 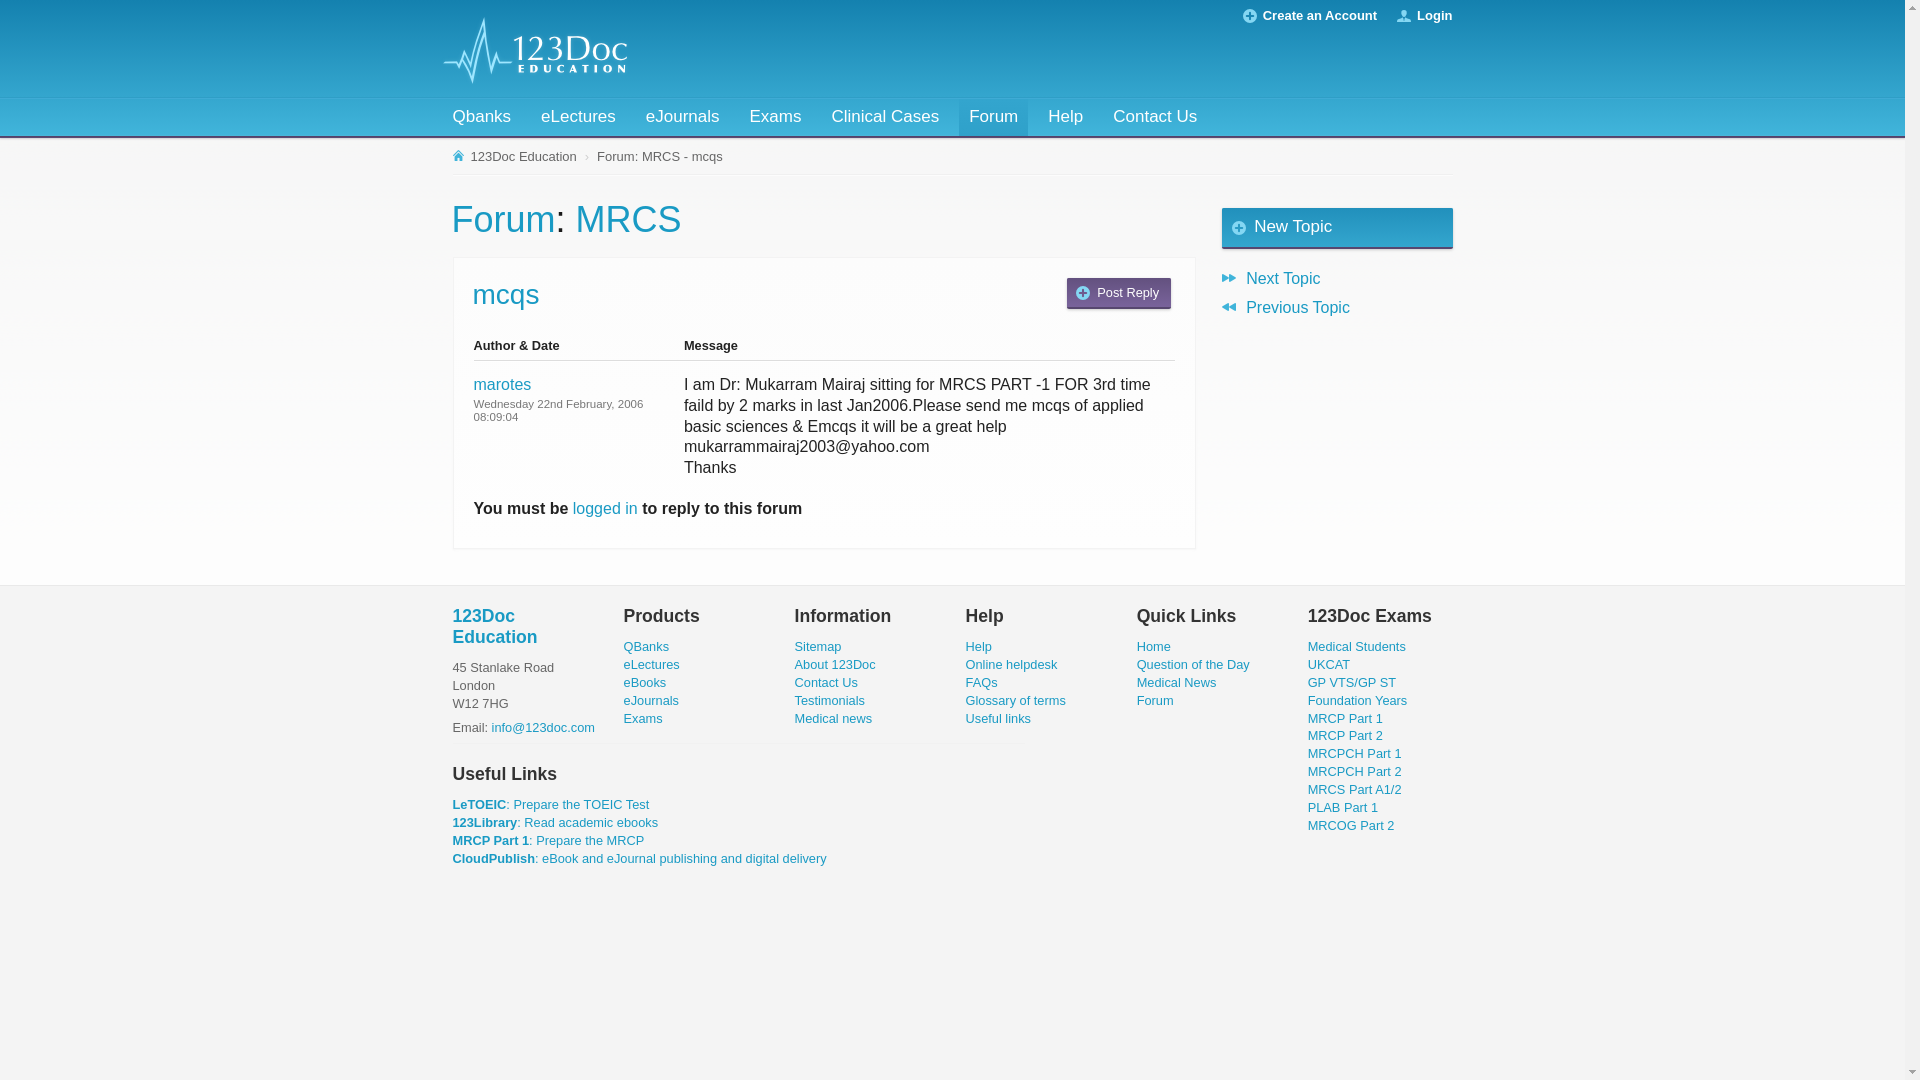 I want to click on 'Online helpdesk', so click(x=1012, y=664).